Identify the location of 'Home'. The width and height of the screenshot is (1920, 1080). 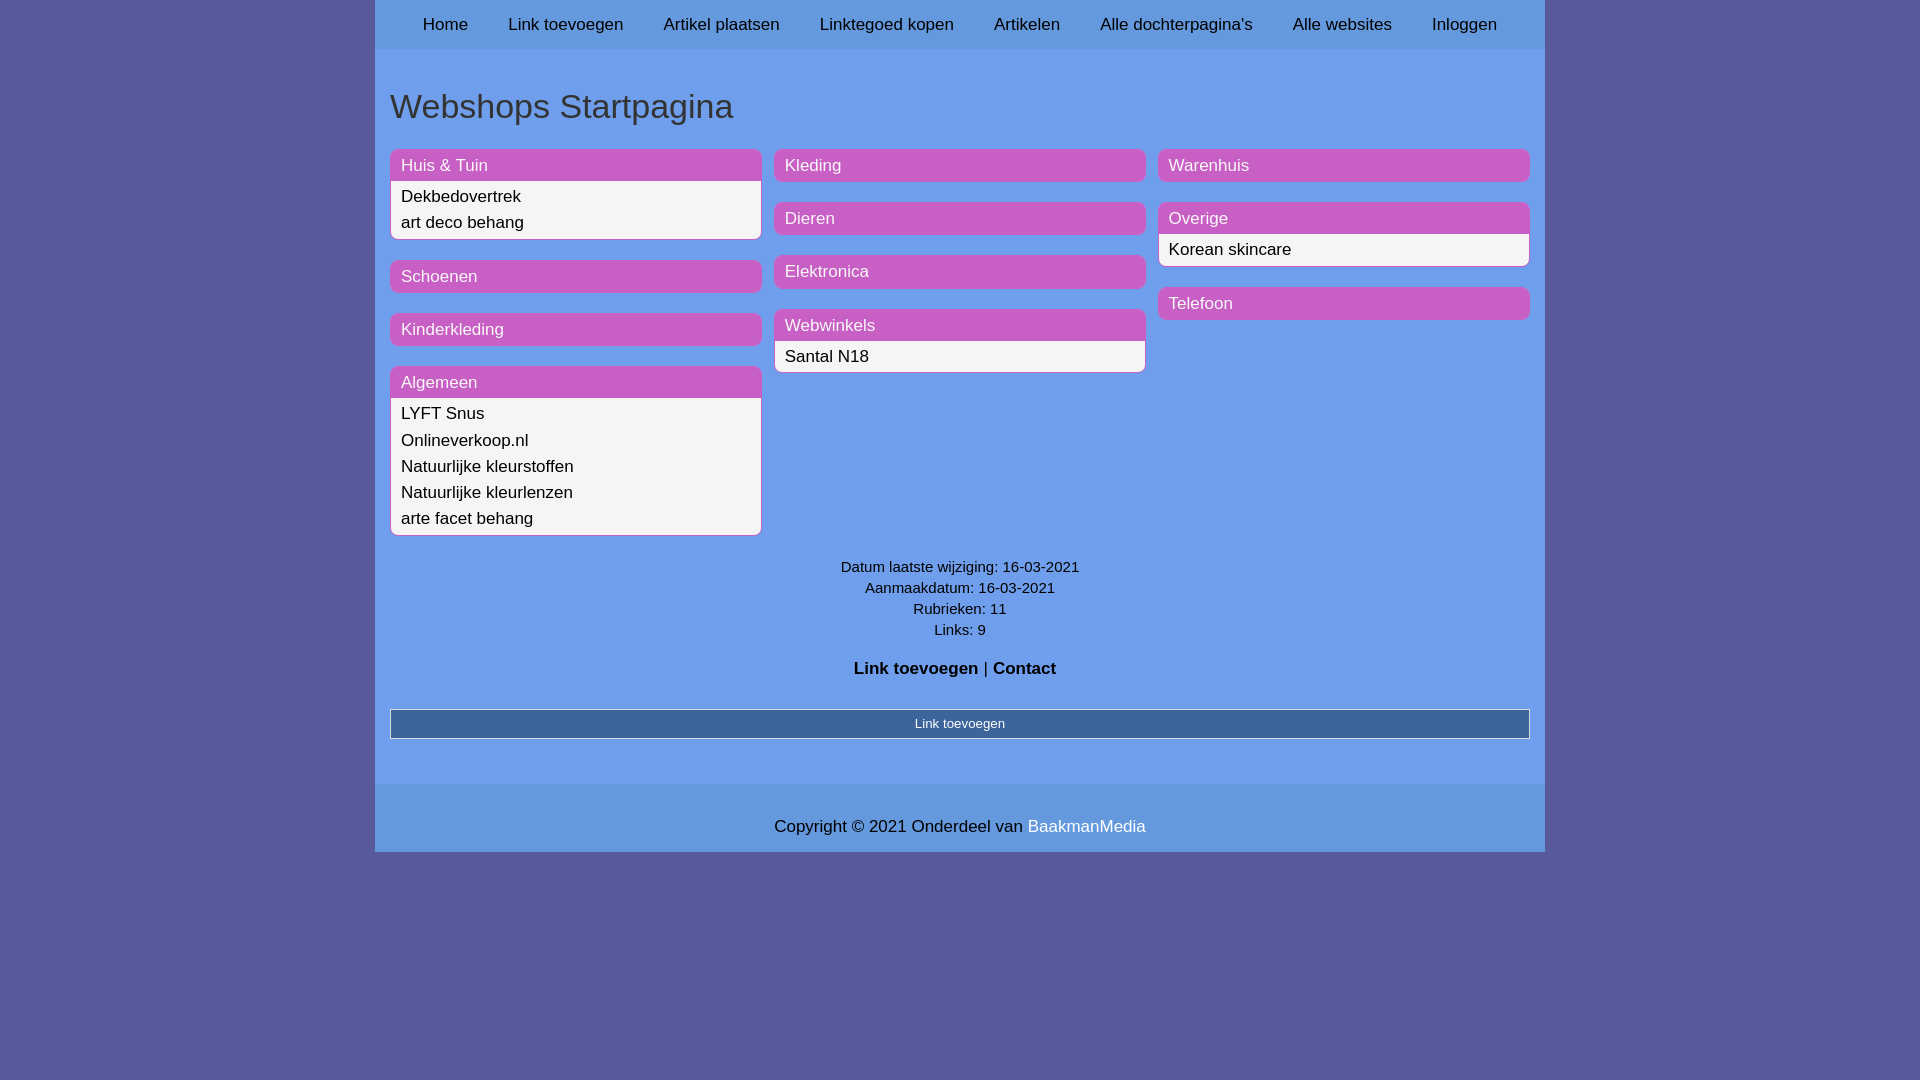
(444, 24).